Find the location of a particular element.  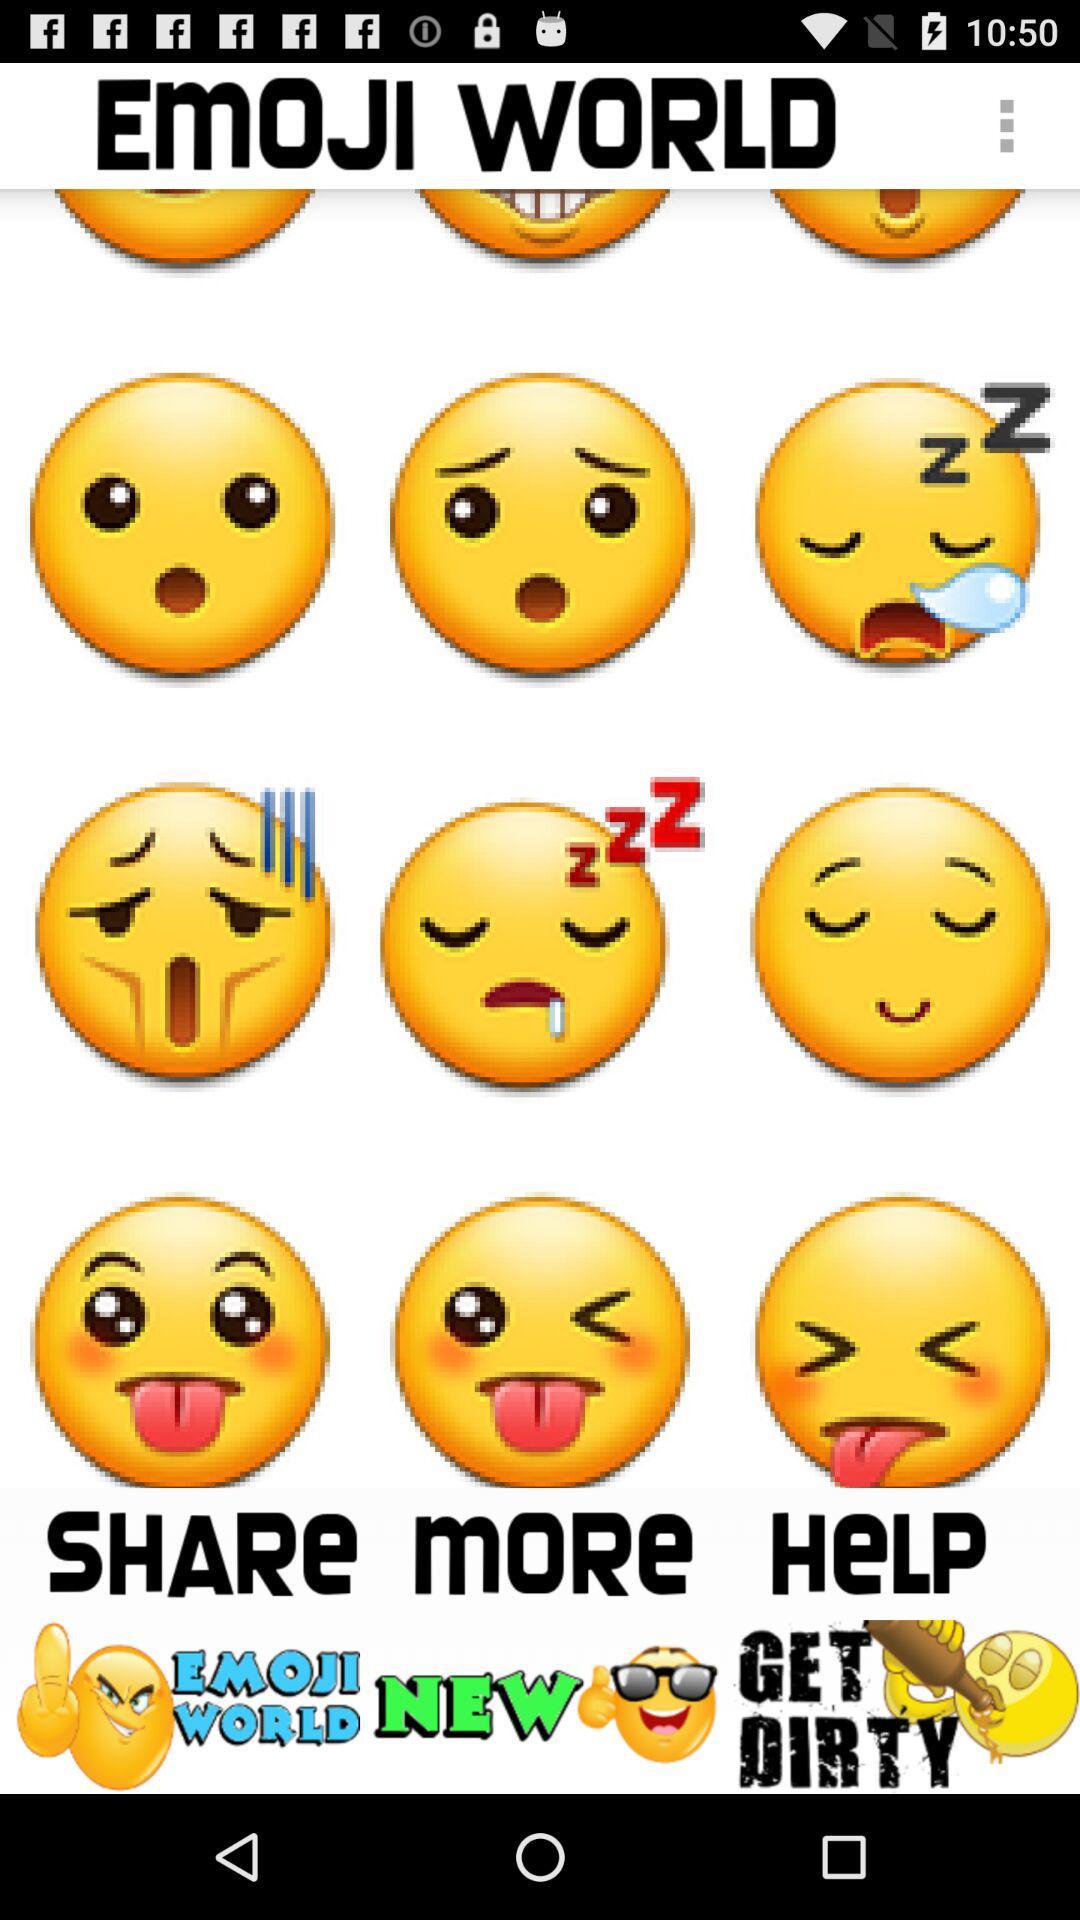

the delete icon is located at coordinates (553, 1662).